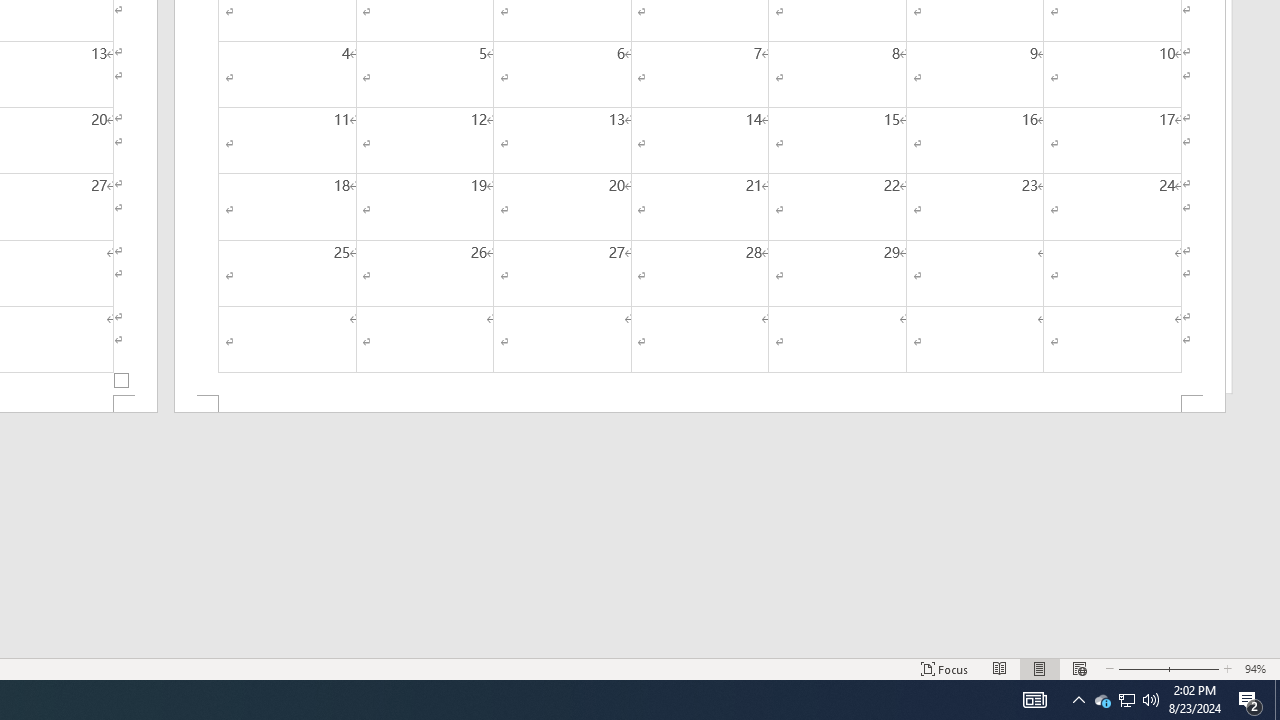 The image size is (1280, 720). What do you see at coordinates (1078, 698) in the screenshot?
I see `'Notification Chevron'` at bounding box center [1078, 698].